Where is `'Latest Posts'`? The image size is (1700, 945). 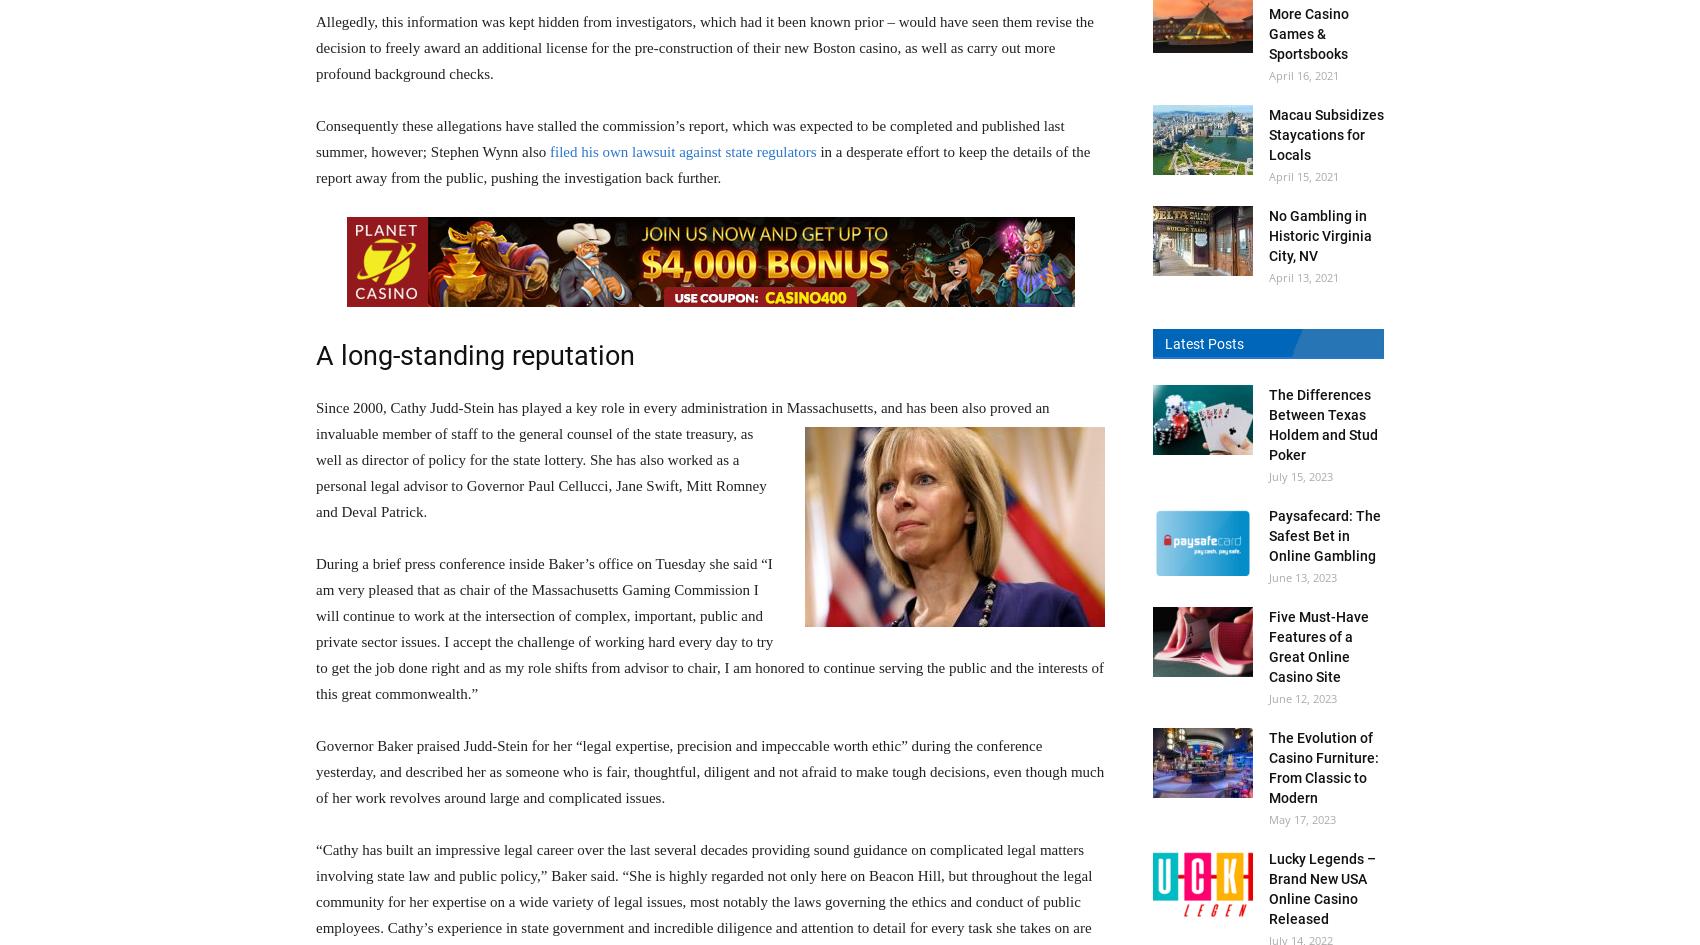 'Latest Posts' is located at coordinates (1165, 342).